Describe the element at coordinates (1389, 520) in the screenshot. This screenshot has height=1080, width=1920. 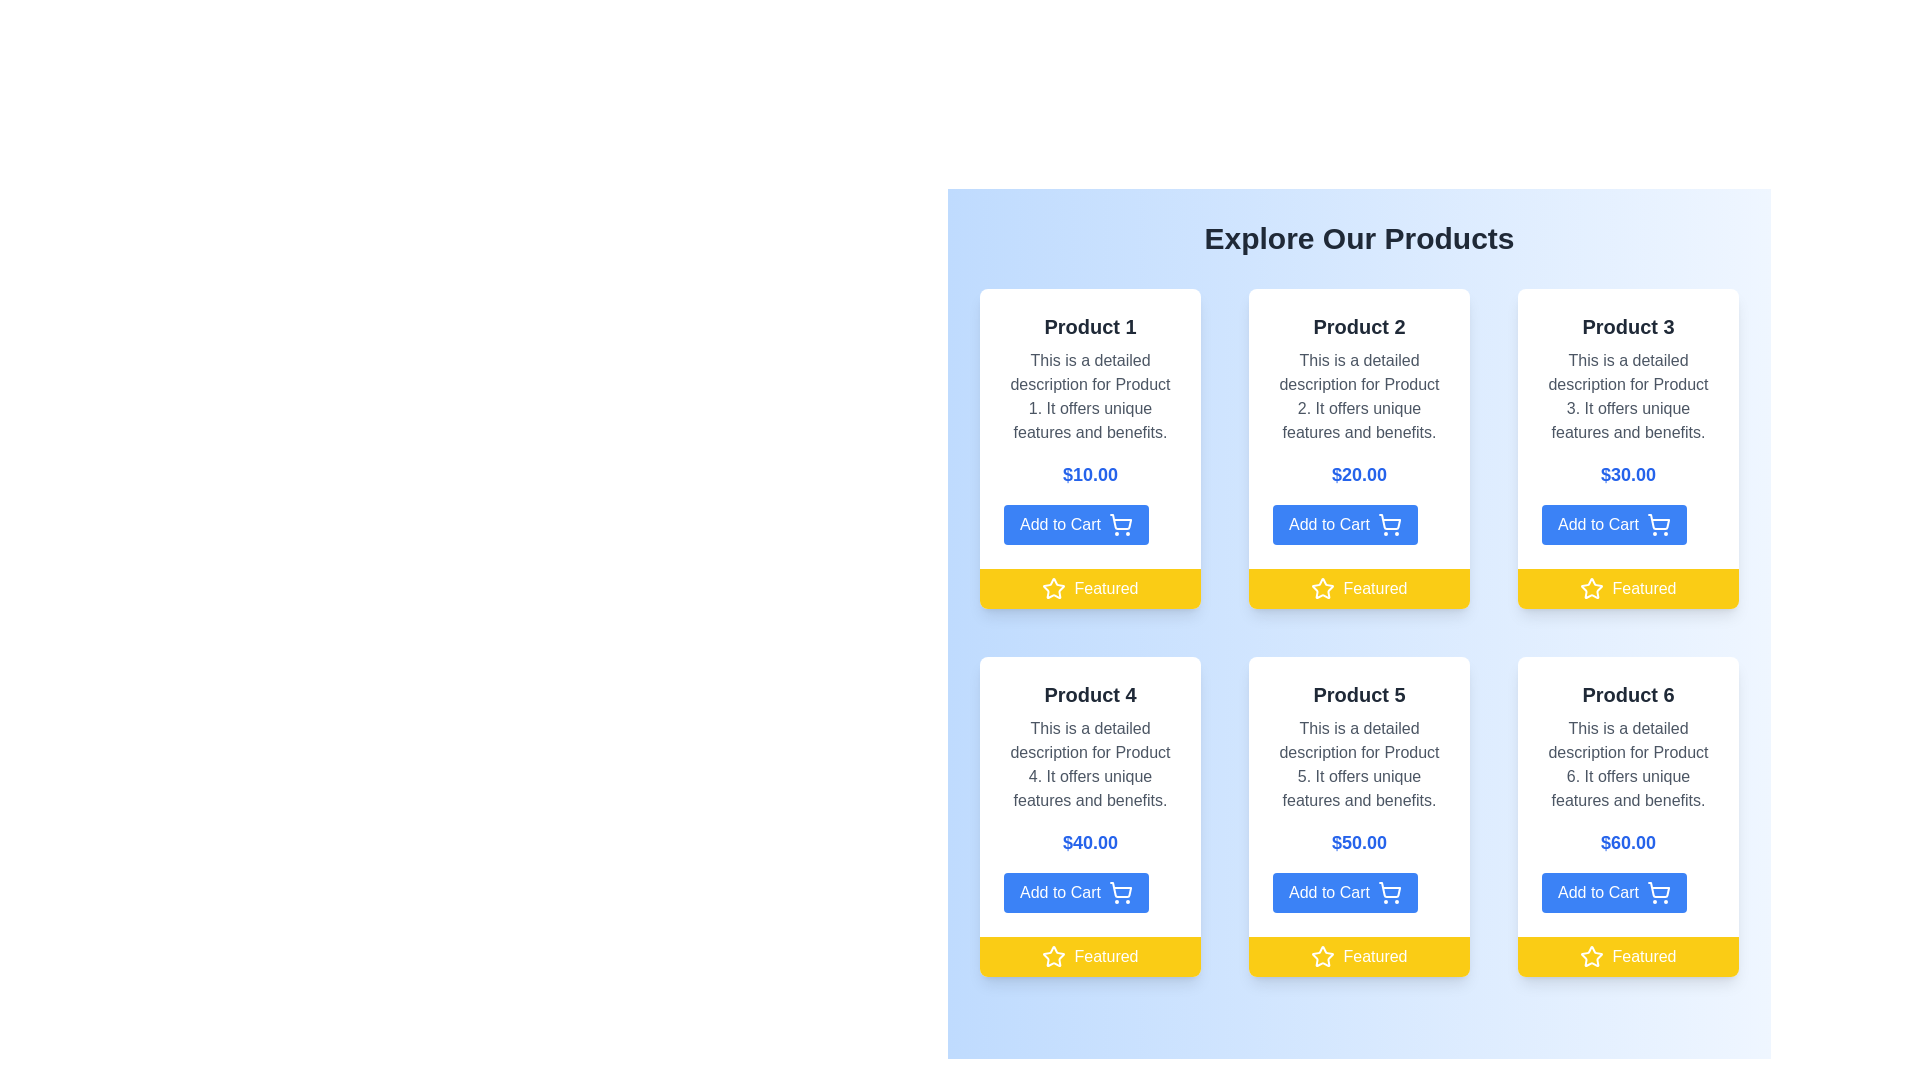
I see `the 'Add to Cart' icon located in the second product card in the top row, positioned slightly to the right of the central vertical axis of the card` at that location.